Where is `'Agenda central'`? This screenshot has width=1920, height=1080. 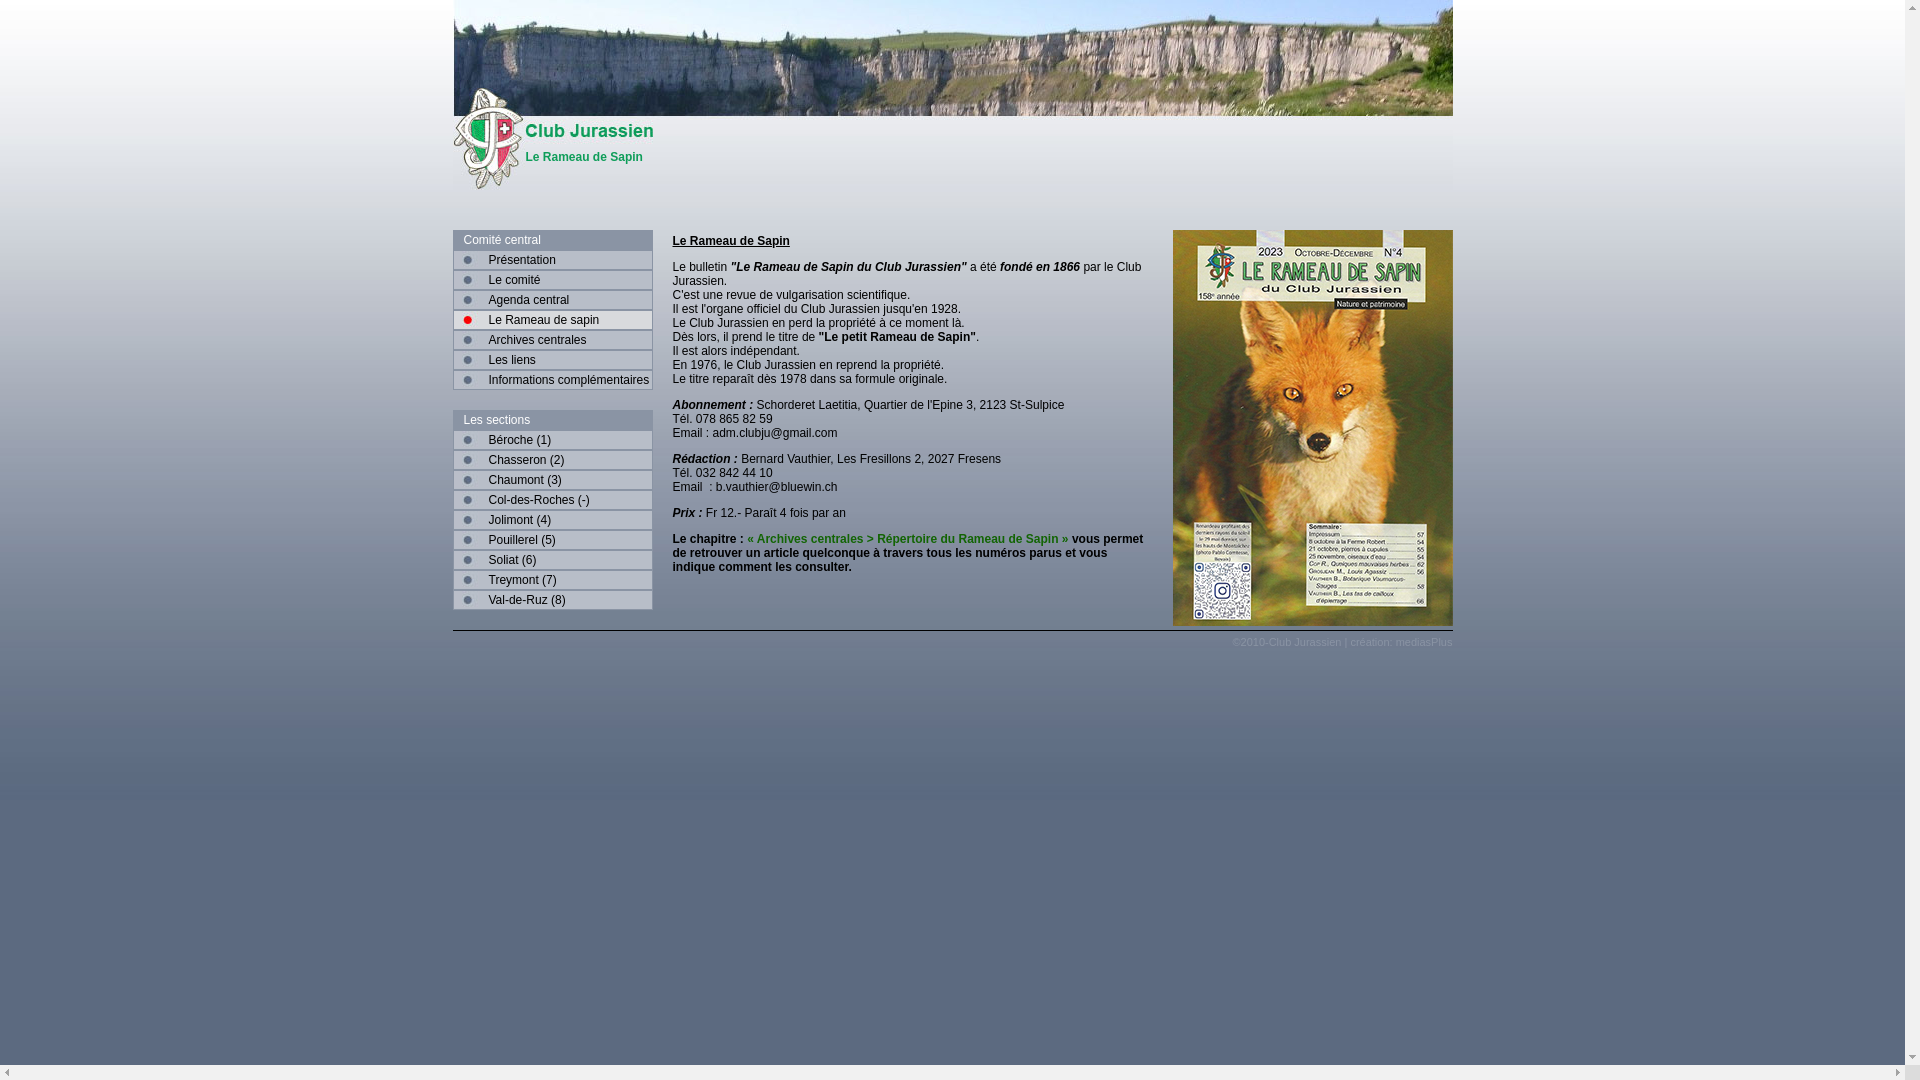 'Agenda central' is located at coordinates (552, 300).